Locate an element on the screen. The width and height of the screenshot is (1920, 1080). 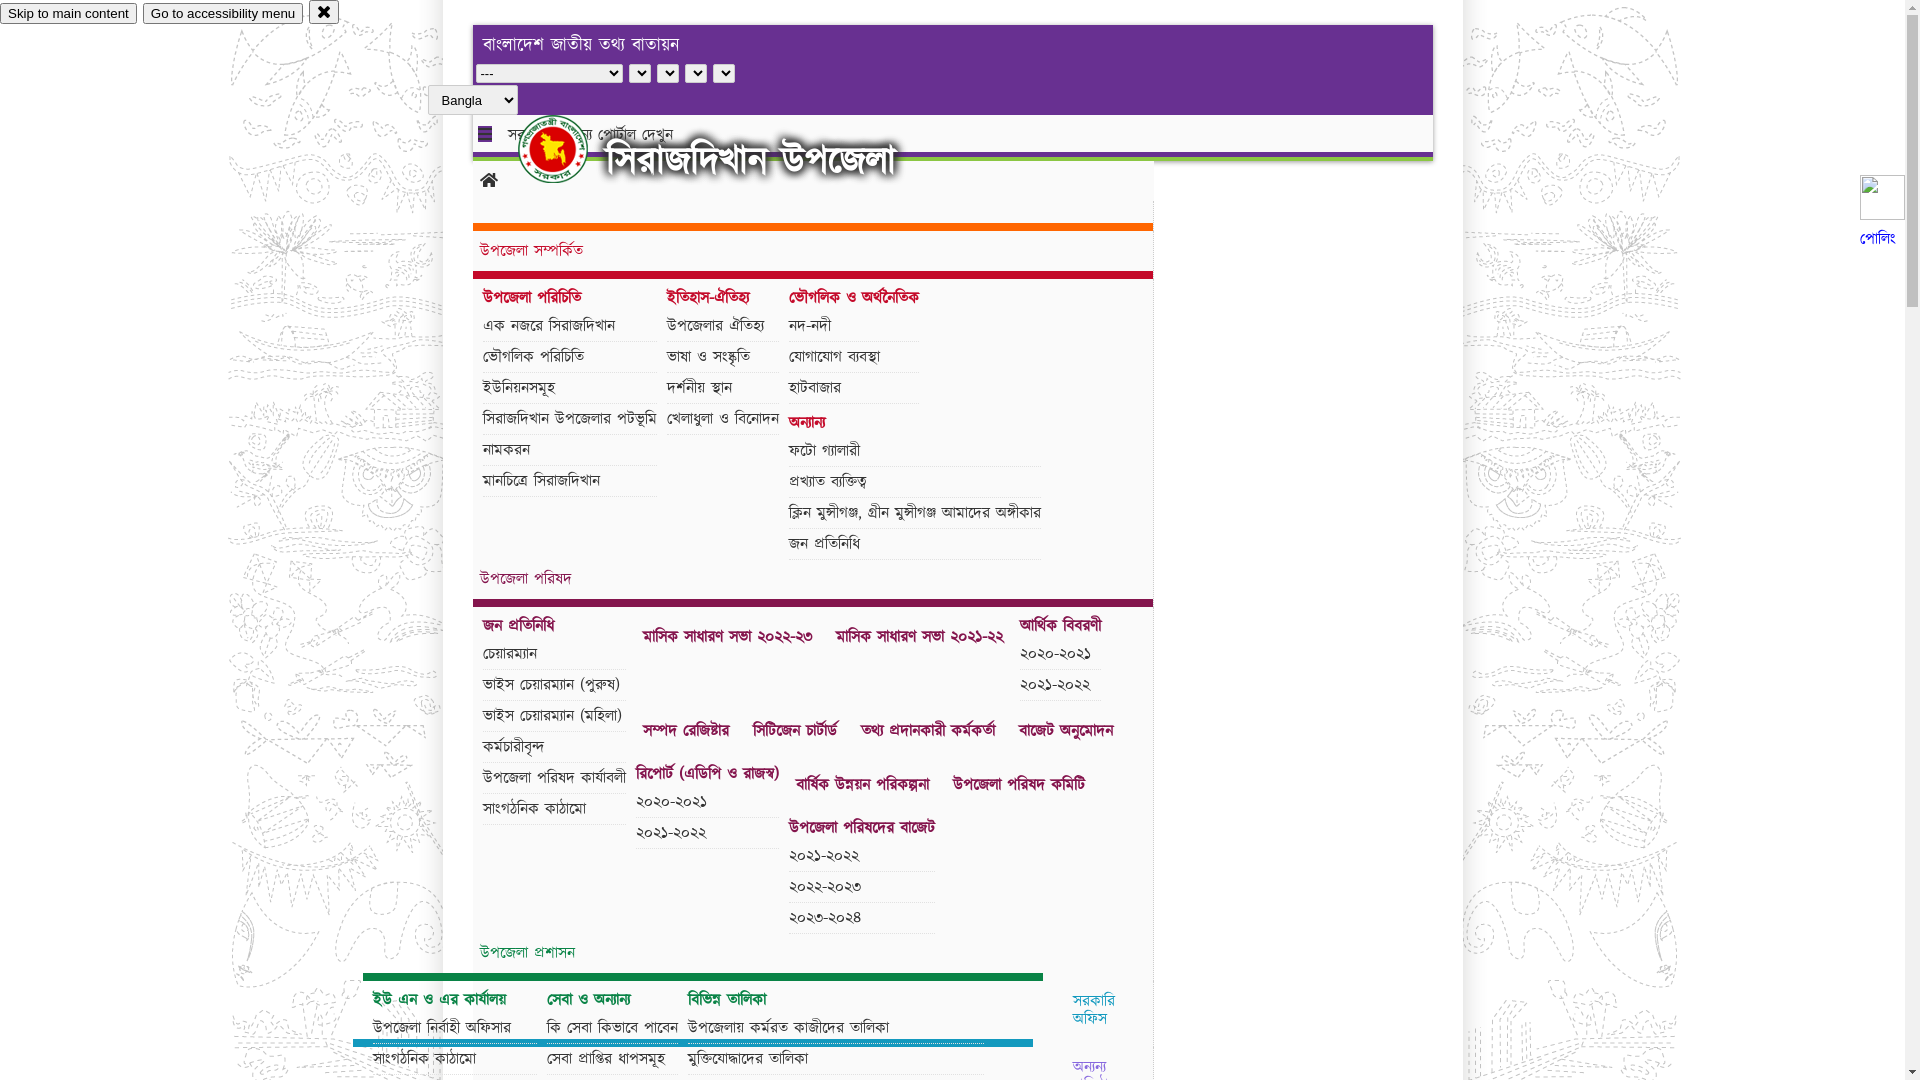
'Go to accessibility menu' is located at coordinates (222, 13).